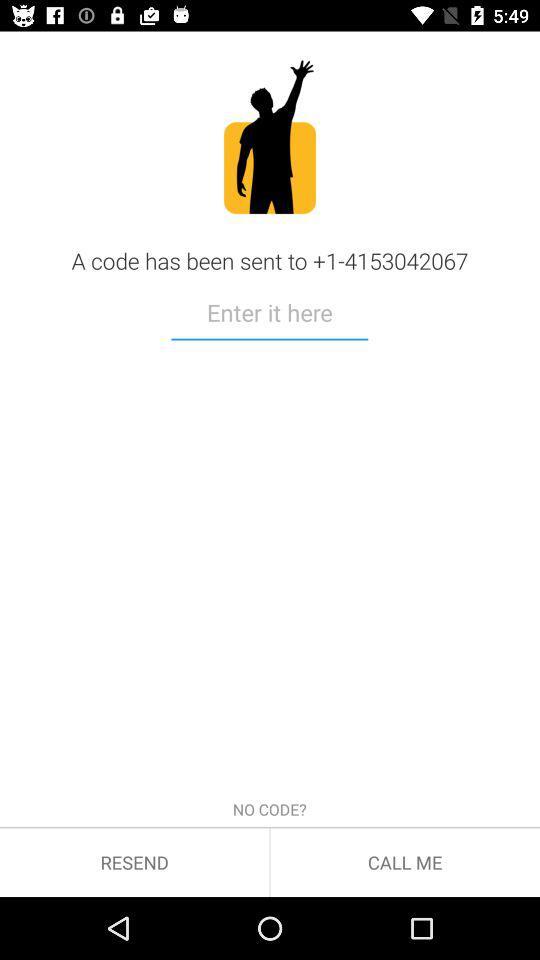  Describe the element at coordinates (134, 861) in the screenshot. I see `the resend icon` at that location.